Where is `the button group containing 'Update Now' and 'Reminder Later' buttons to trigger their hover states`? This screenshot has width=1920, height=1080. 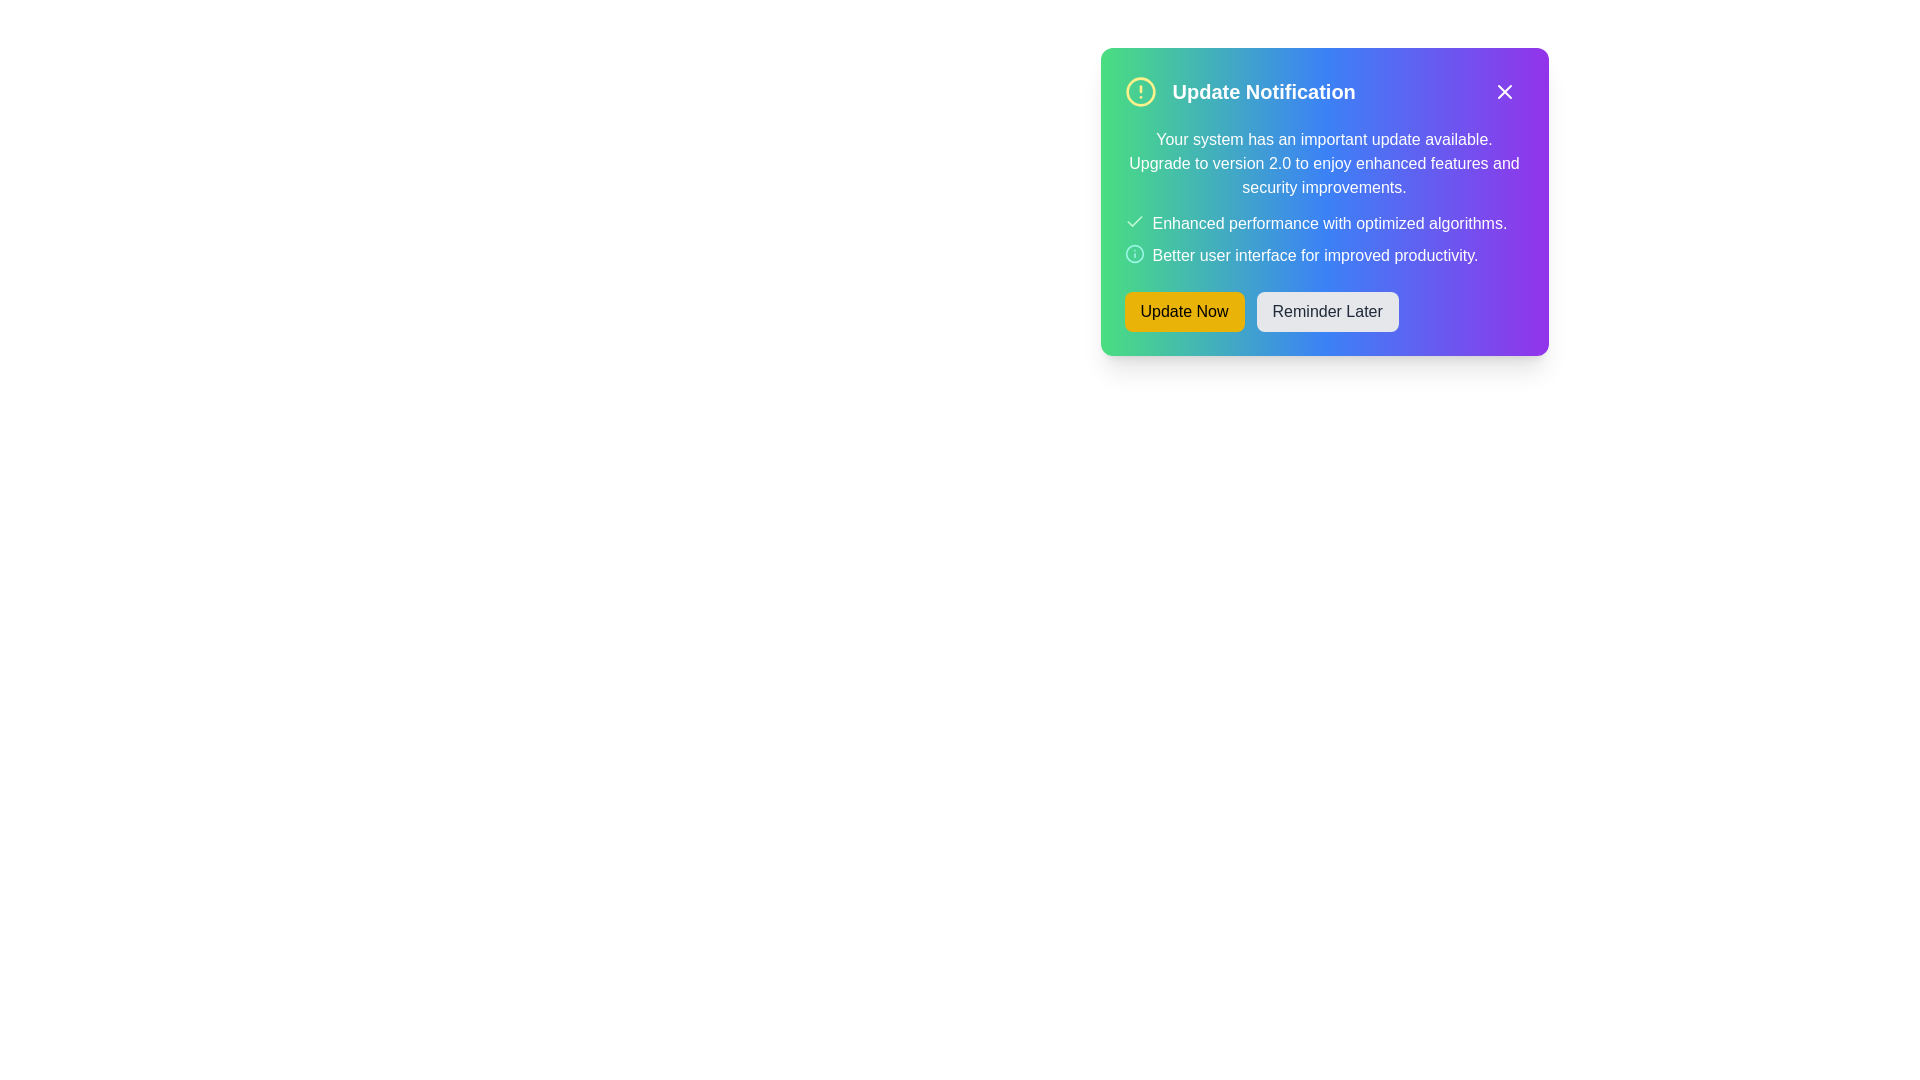 the button group containing 'Update Now' and 'Reminder Later' buttons to trigger their hover states is located at coordinates (1324, 312).